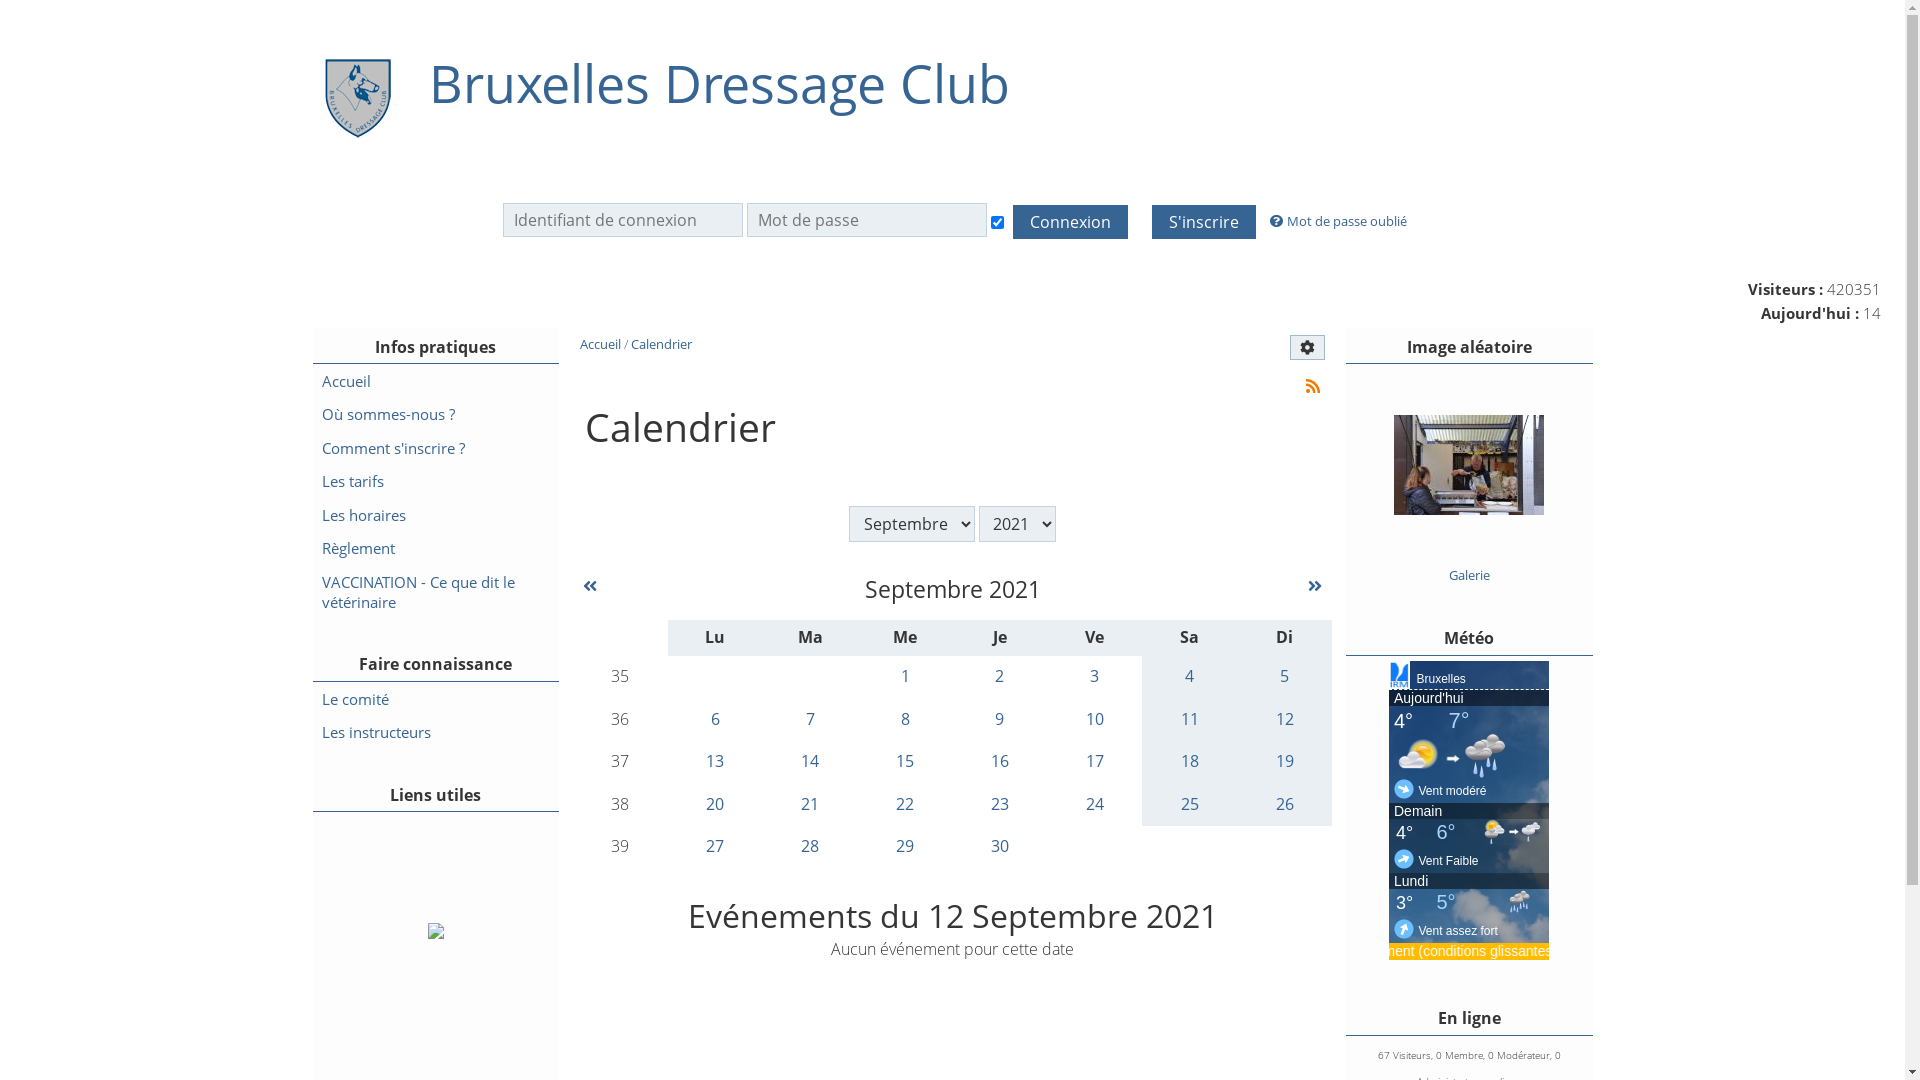 The image size is (1920, 1080). Describe the element at coordinates (434, 446) in the screenshot. I see `'Comment s'inscrire ?'` at that location.